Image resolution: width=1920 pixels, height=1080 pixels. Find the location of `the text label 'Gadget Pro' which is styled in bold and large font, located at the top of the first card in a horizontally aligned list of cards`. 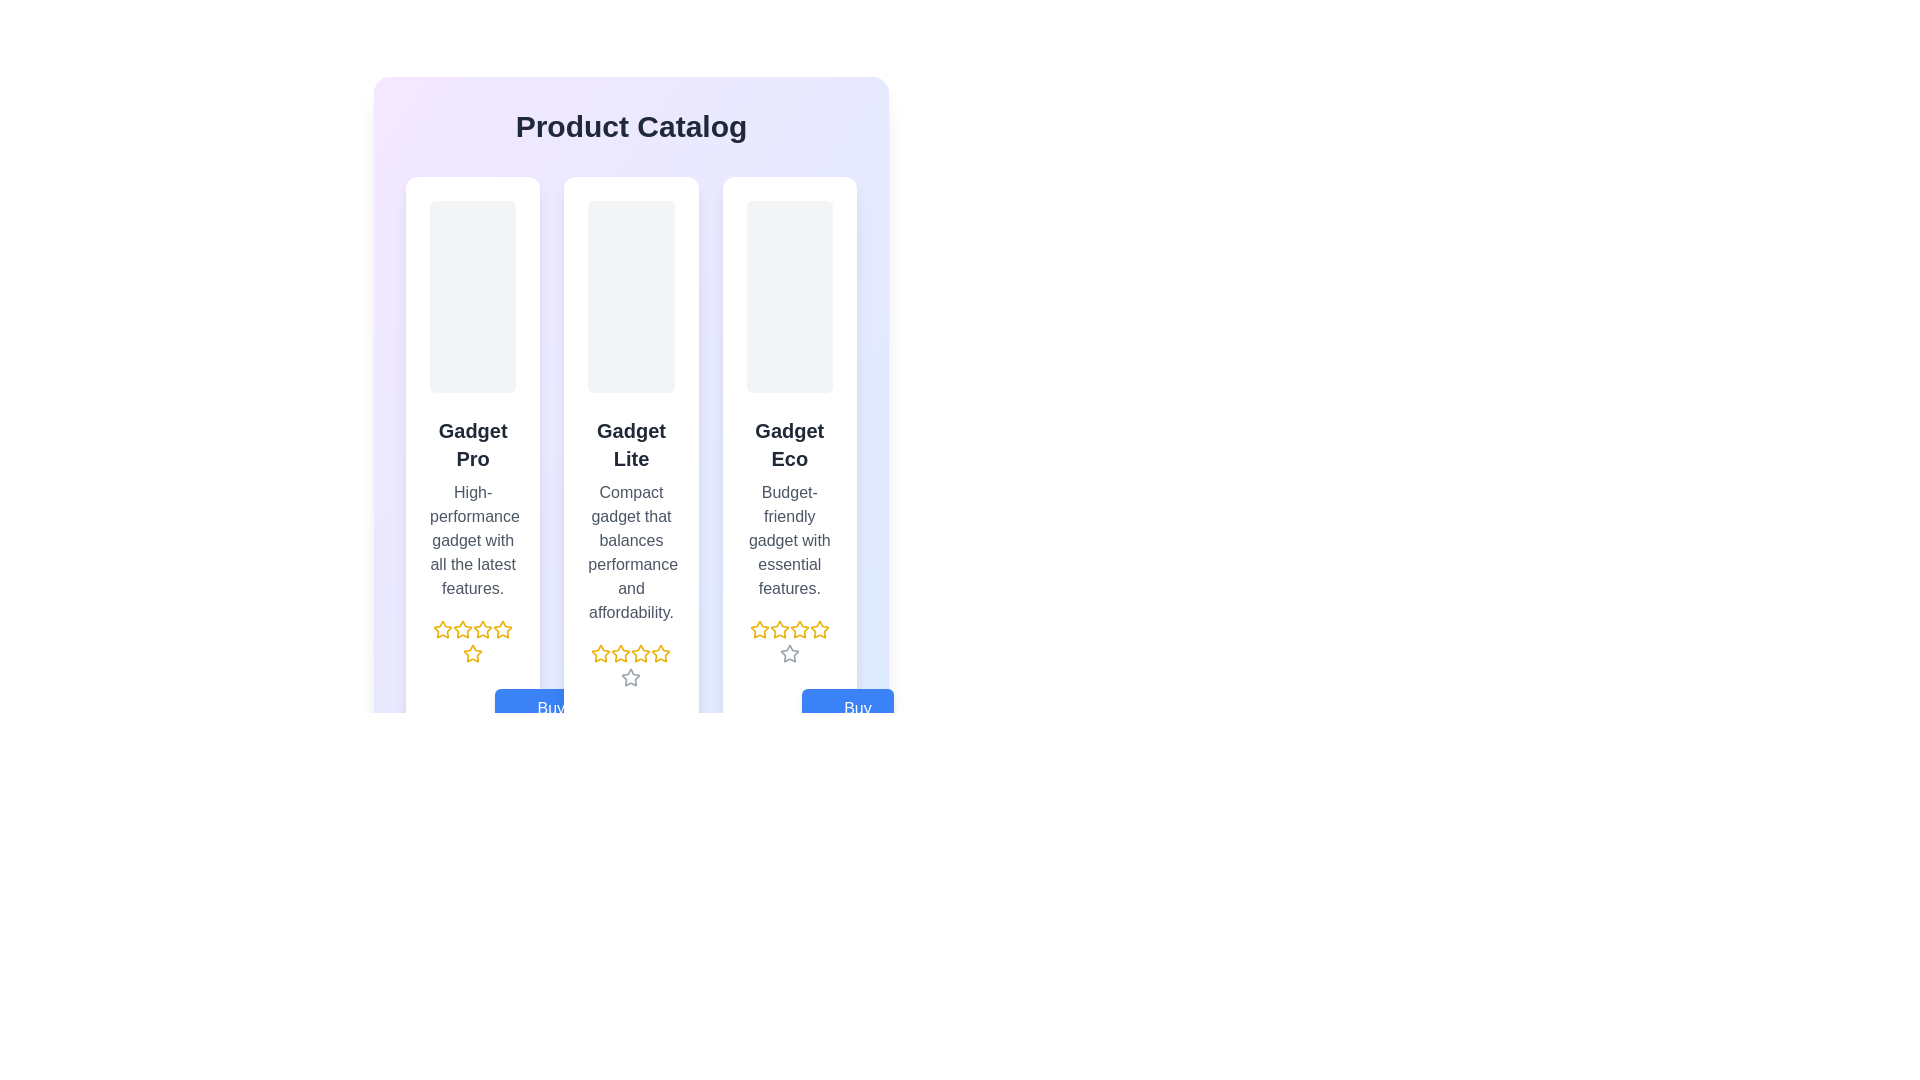

the text label 'Gadget Pro' which is styled in bold and large font, located at the top of the first card in a horizontally aligned list of cards is located at coordinates (472, 443).